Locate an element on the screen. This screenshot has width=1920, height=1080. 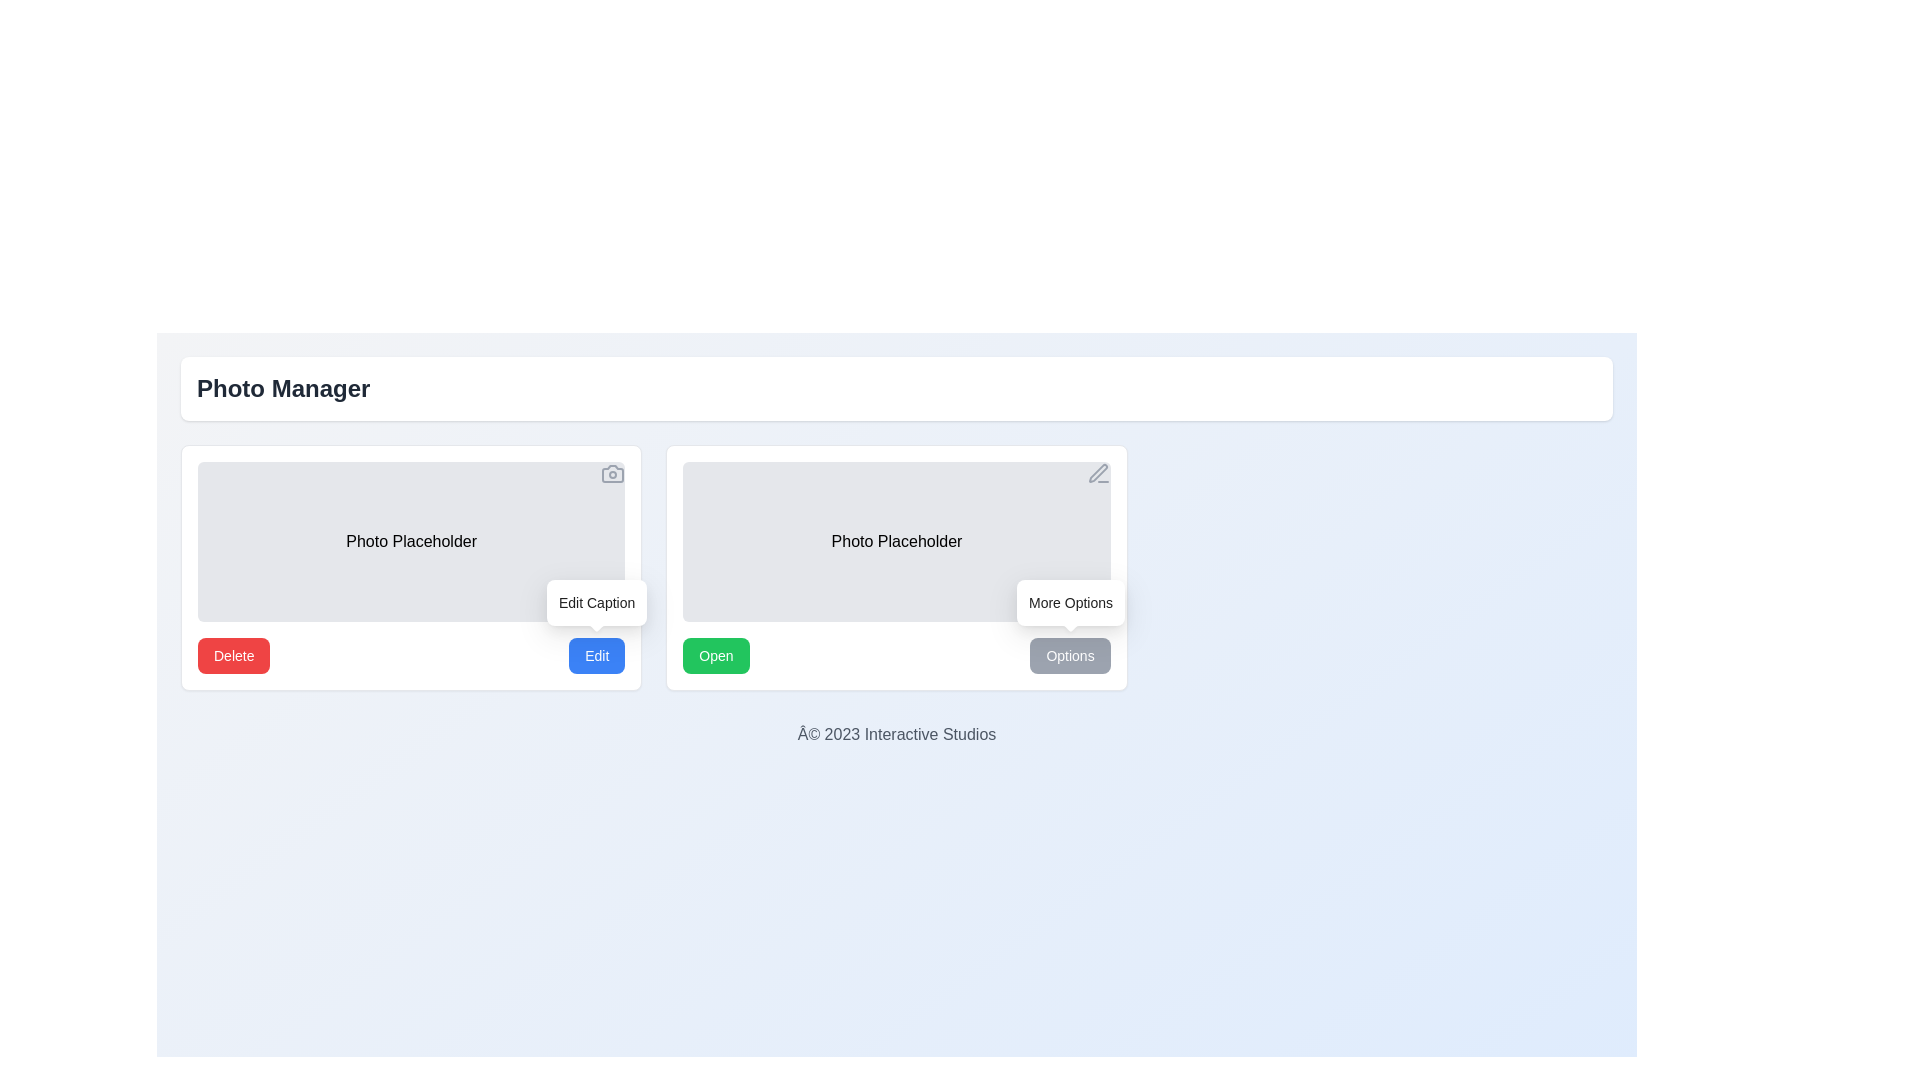
the 'Edit' button located at the bottom-right of the left card is located at coordinates (596, 655).